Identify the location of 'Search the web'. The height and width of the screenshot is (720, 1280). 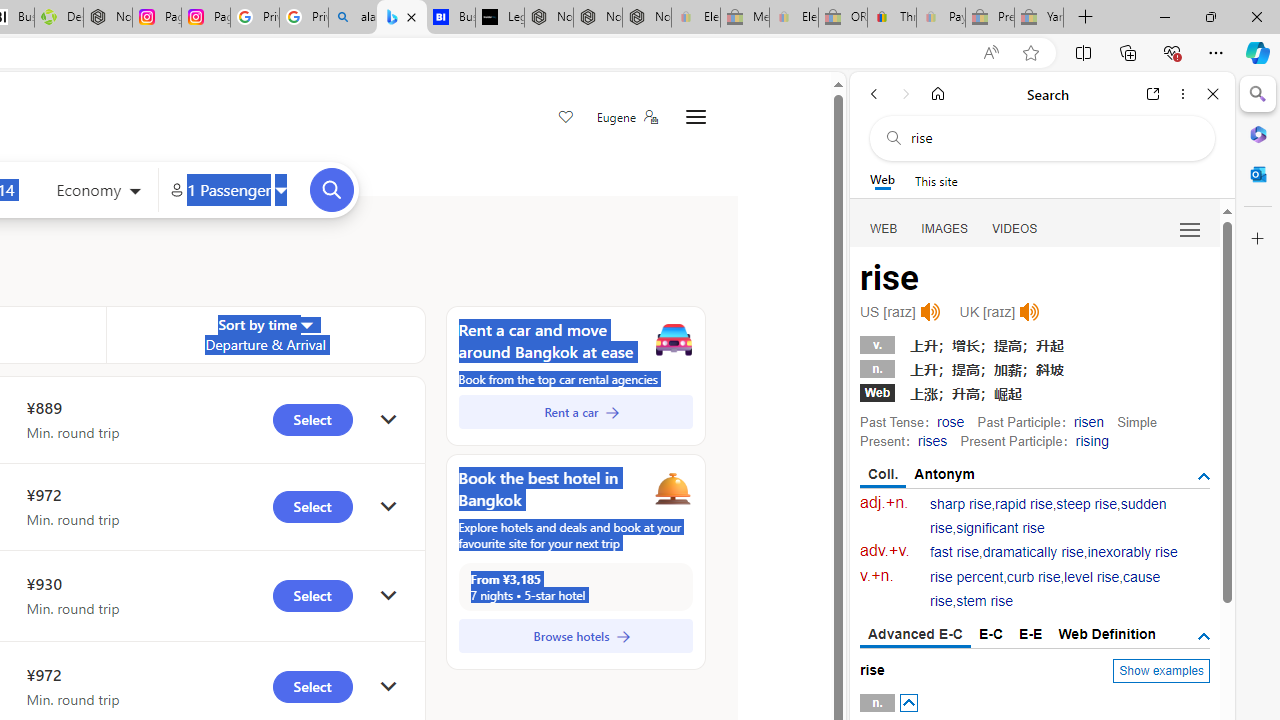
(1051, 137).